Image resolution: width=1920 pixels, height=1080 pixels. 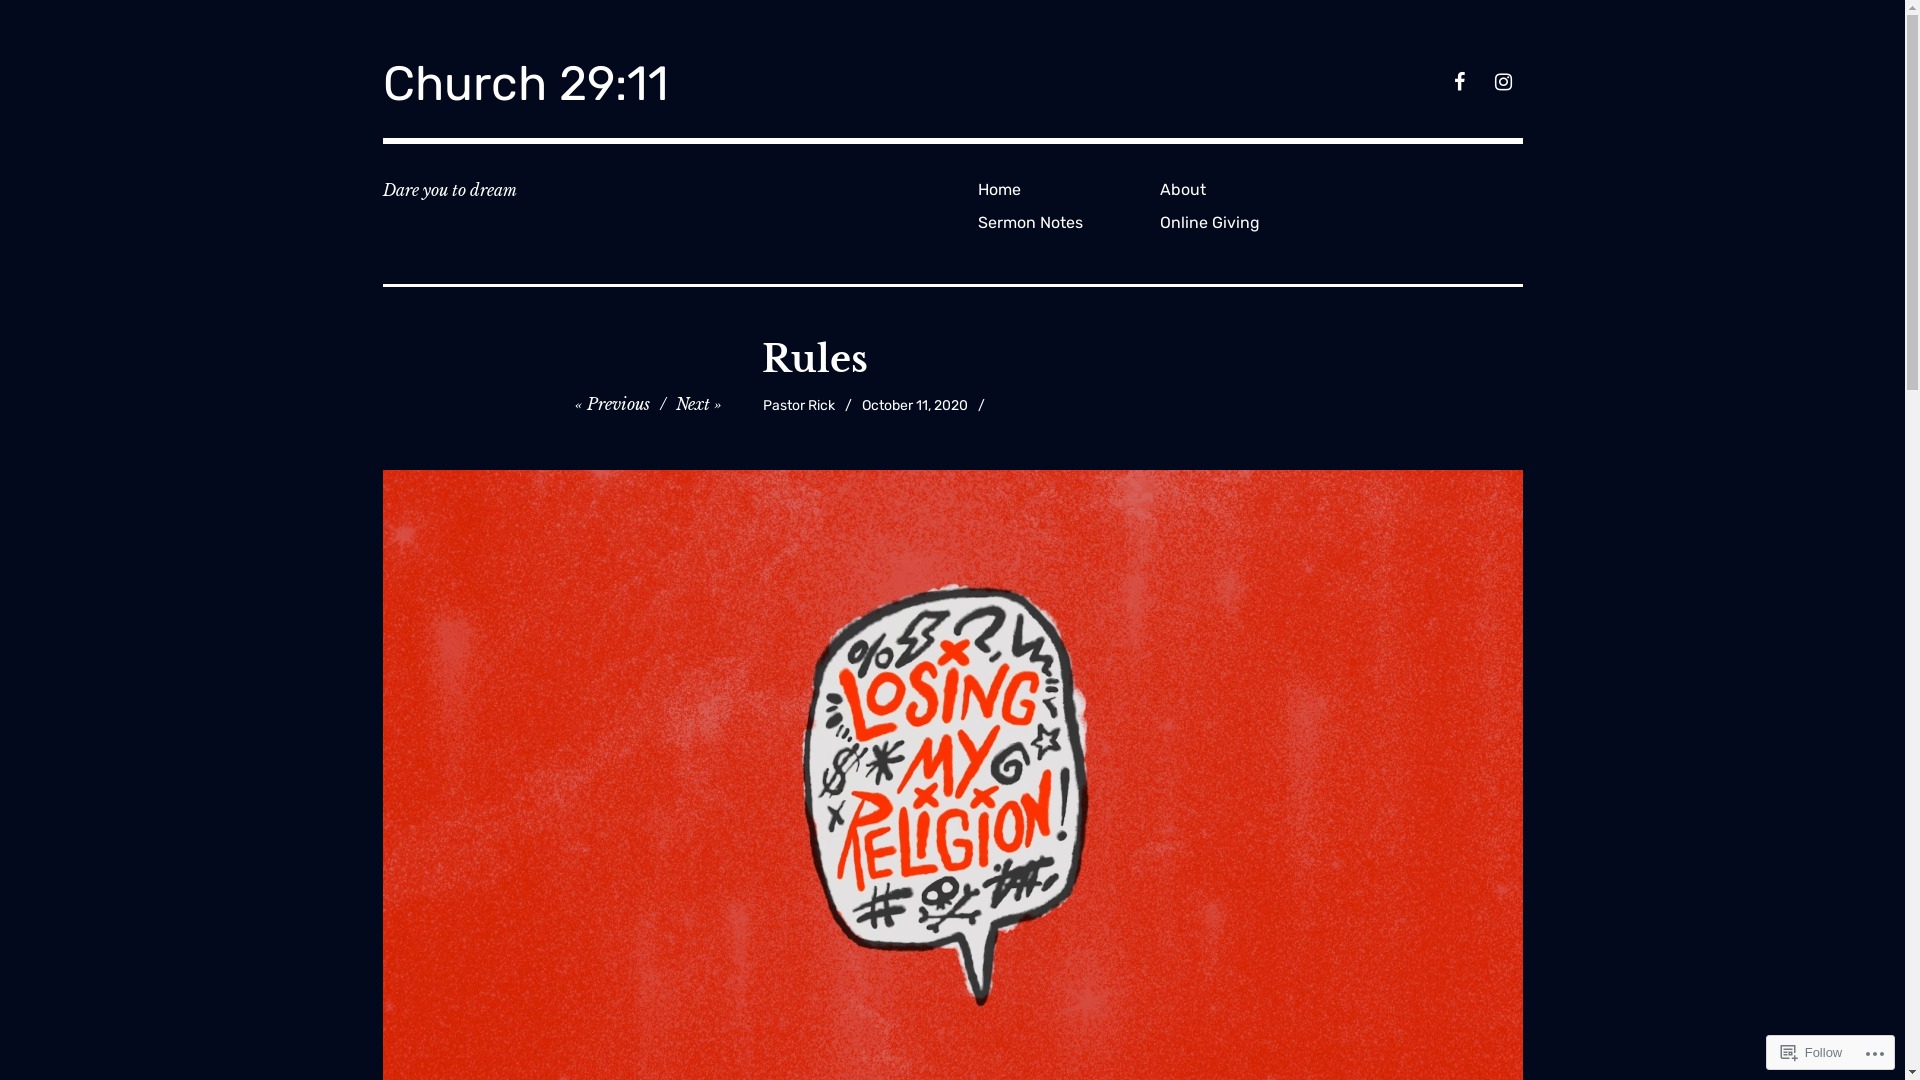 What do you see at coordinates (1242, 189) in the screenshot?
I see `'About'` at bounding box center [1242, 189].